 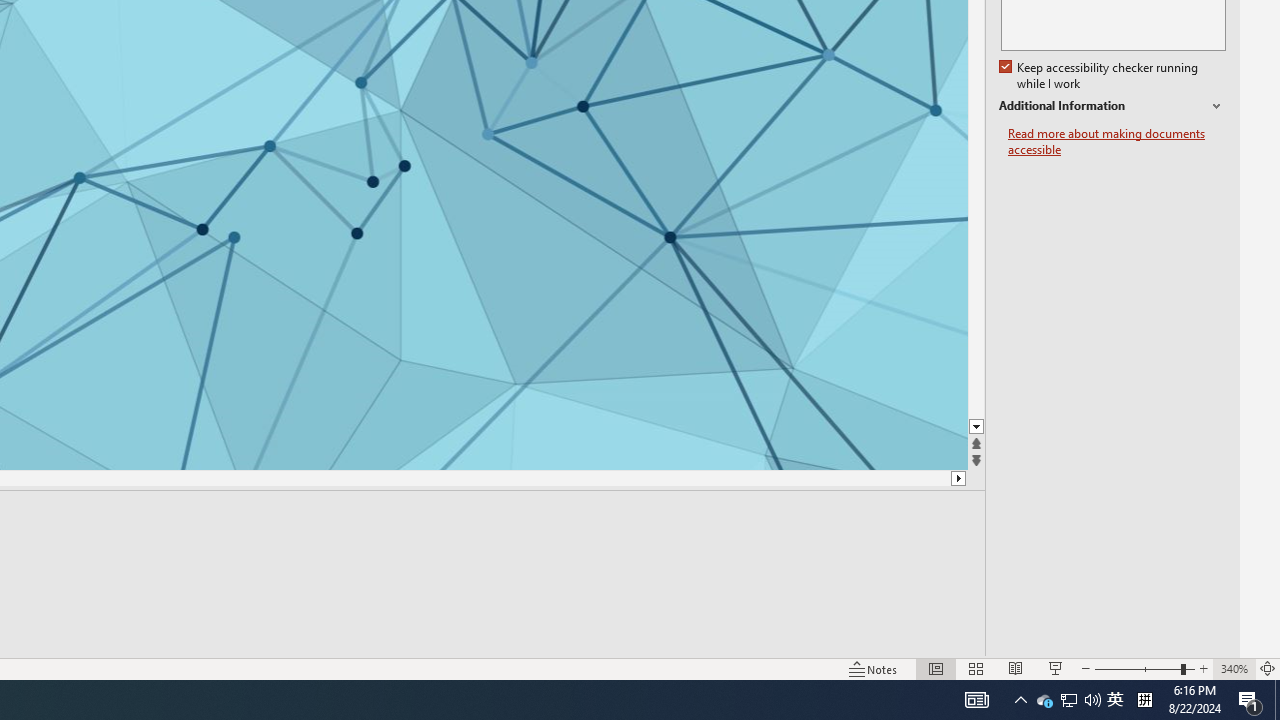 What do you see at coordinates (1099, 75) in the screenshot?
I see `'Keep accessibility checker running while I work'` at bounding box center [1099, 75].